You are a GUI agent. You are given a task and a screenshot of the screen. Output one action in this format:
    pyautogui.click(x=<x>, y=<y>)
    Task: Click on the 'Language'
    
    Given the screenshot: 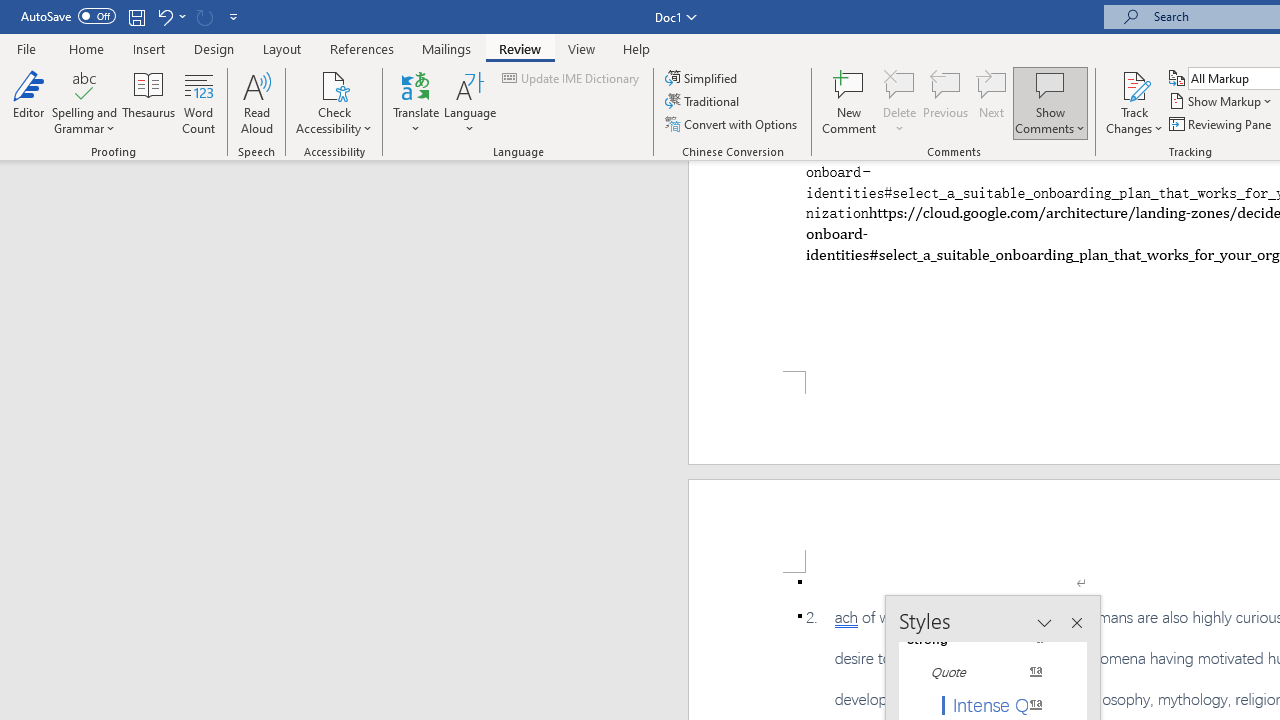 What is the action you would take?
    pyautogui.click(x=469, y=103)
    